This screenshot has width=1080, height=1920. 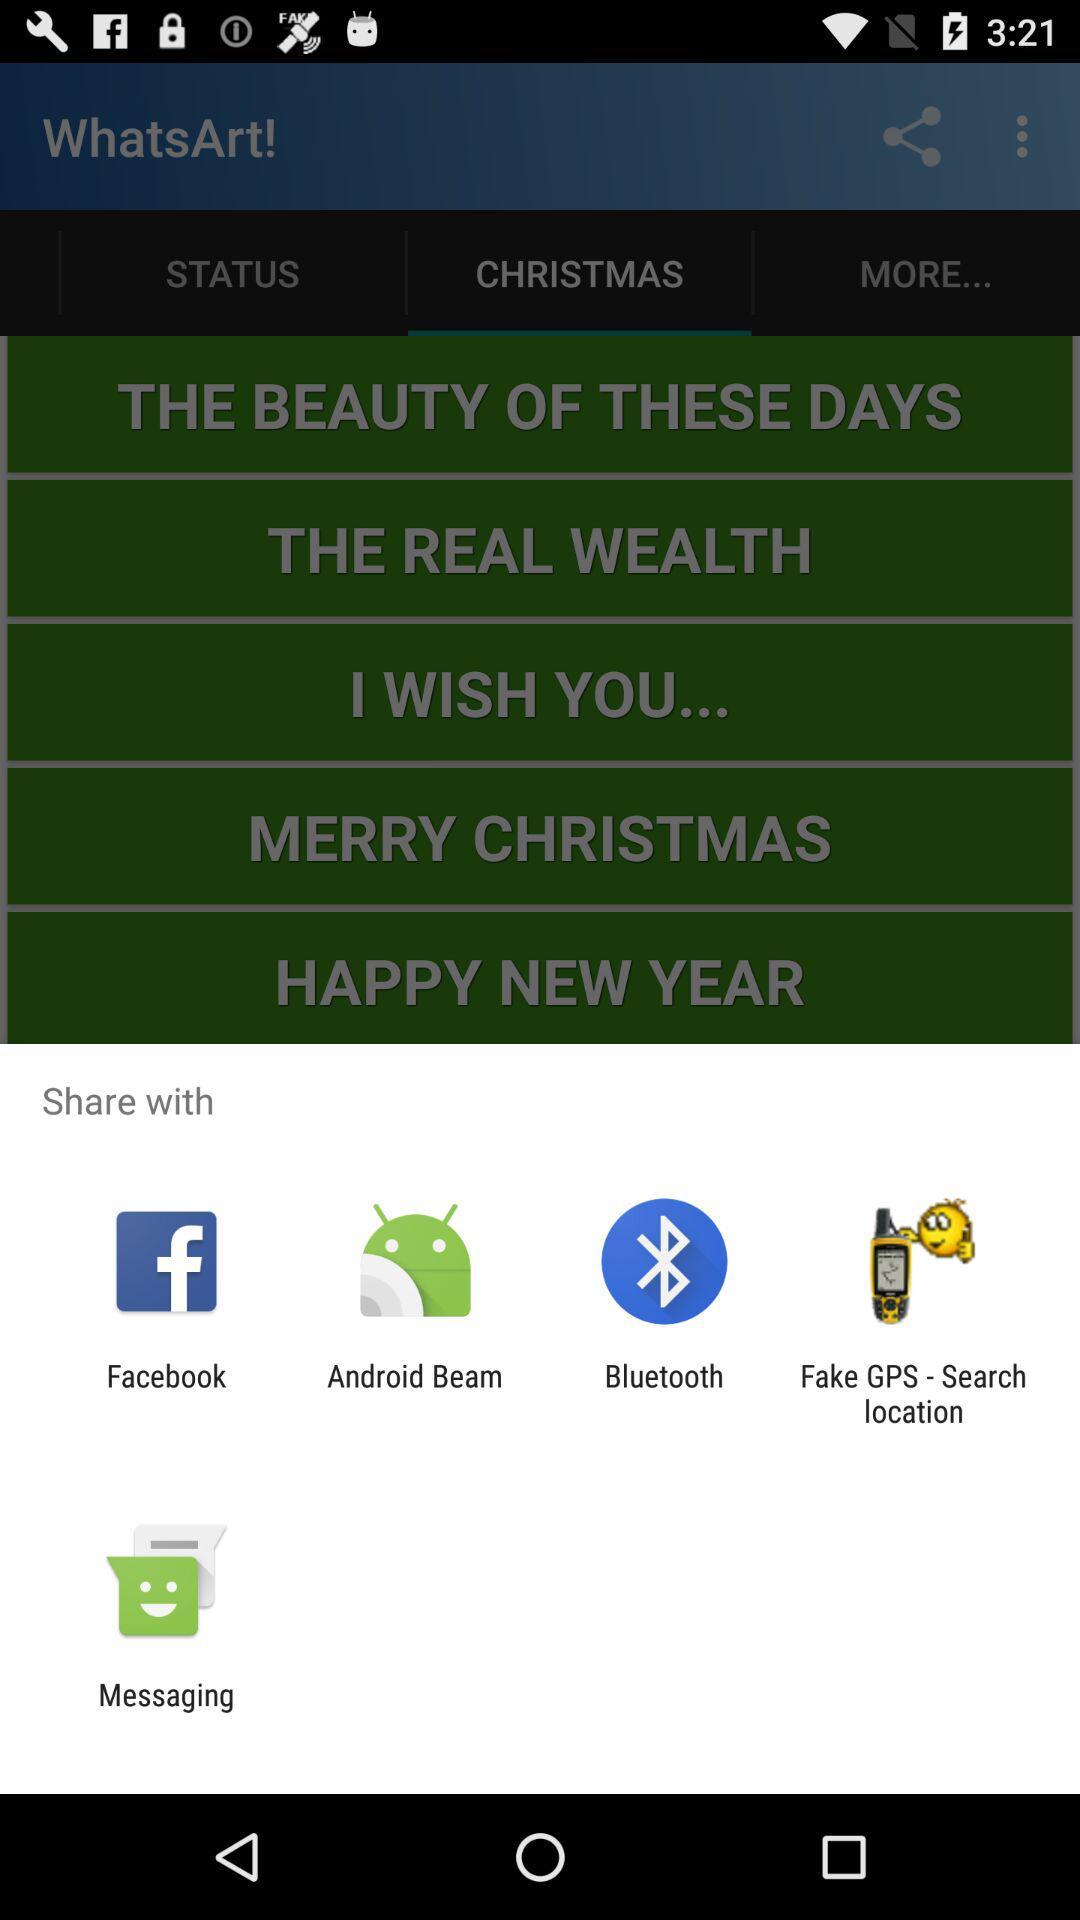 I want to click on the item next to bluetooth item, so click(x=414, y=1392).